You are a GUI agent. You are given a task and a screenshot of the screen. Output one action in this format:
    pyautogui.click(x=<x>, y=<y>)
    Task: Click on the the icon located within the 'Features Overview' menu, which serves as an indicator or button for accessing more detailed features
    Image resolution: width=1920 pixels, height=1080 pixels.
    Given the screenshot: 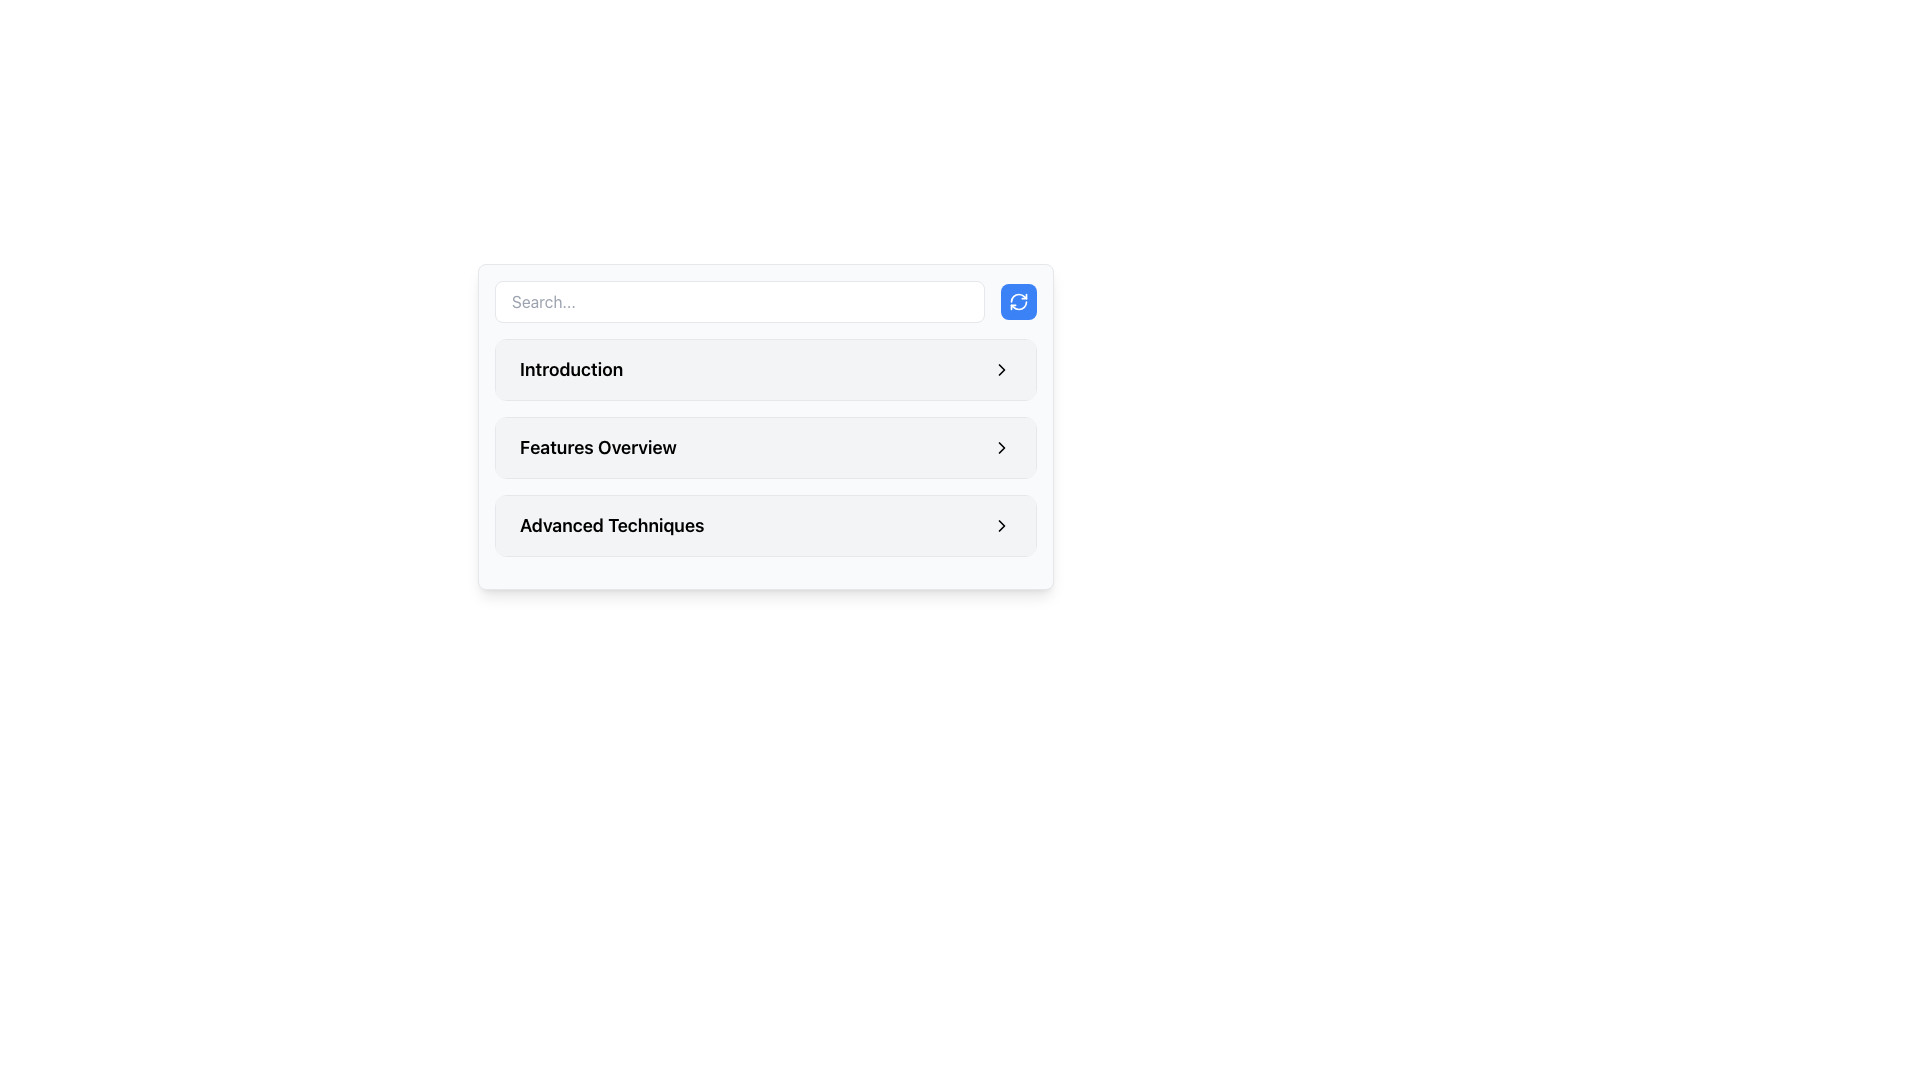 What is the action you would take?
    pyautogui.click(x=1002, y=446)
    